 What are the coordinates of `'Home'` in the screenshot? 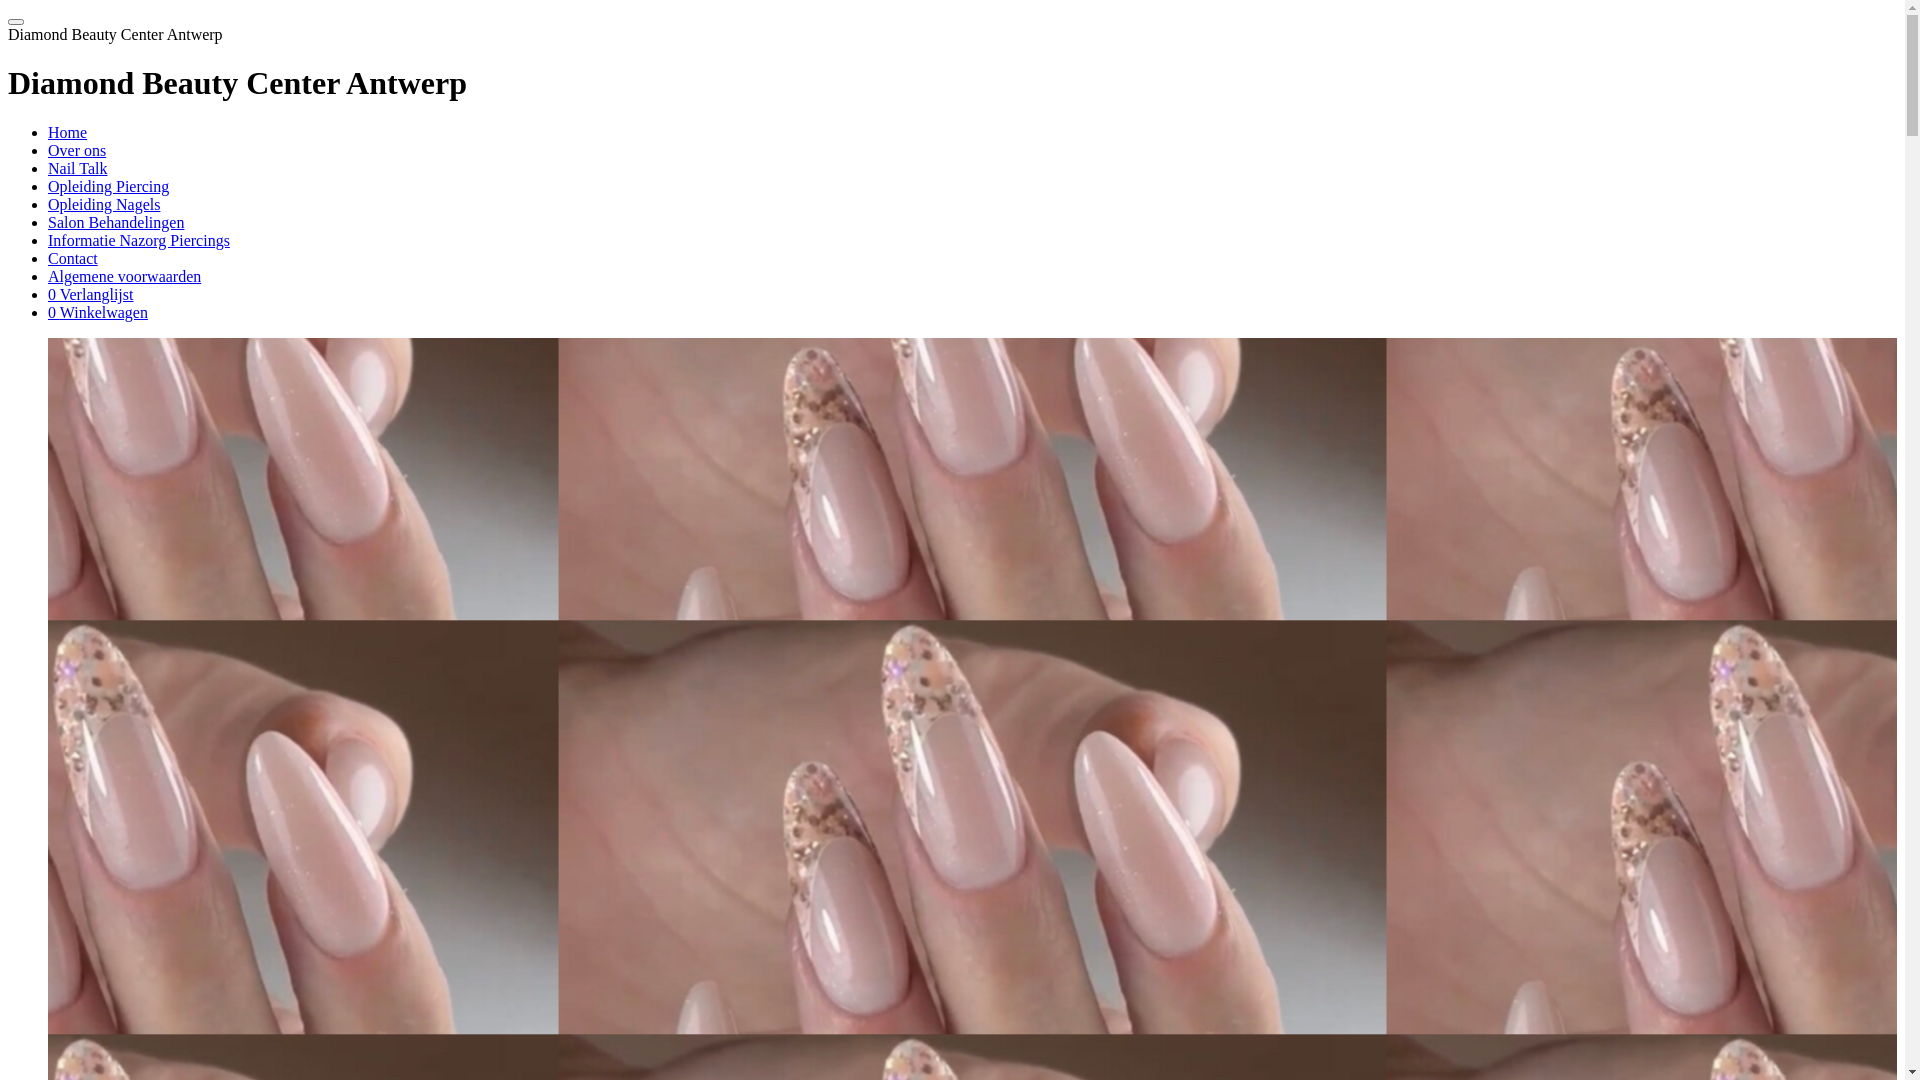 It's located at (67, 132).